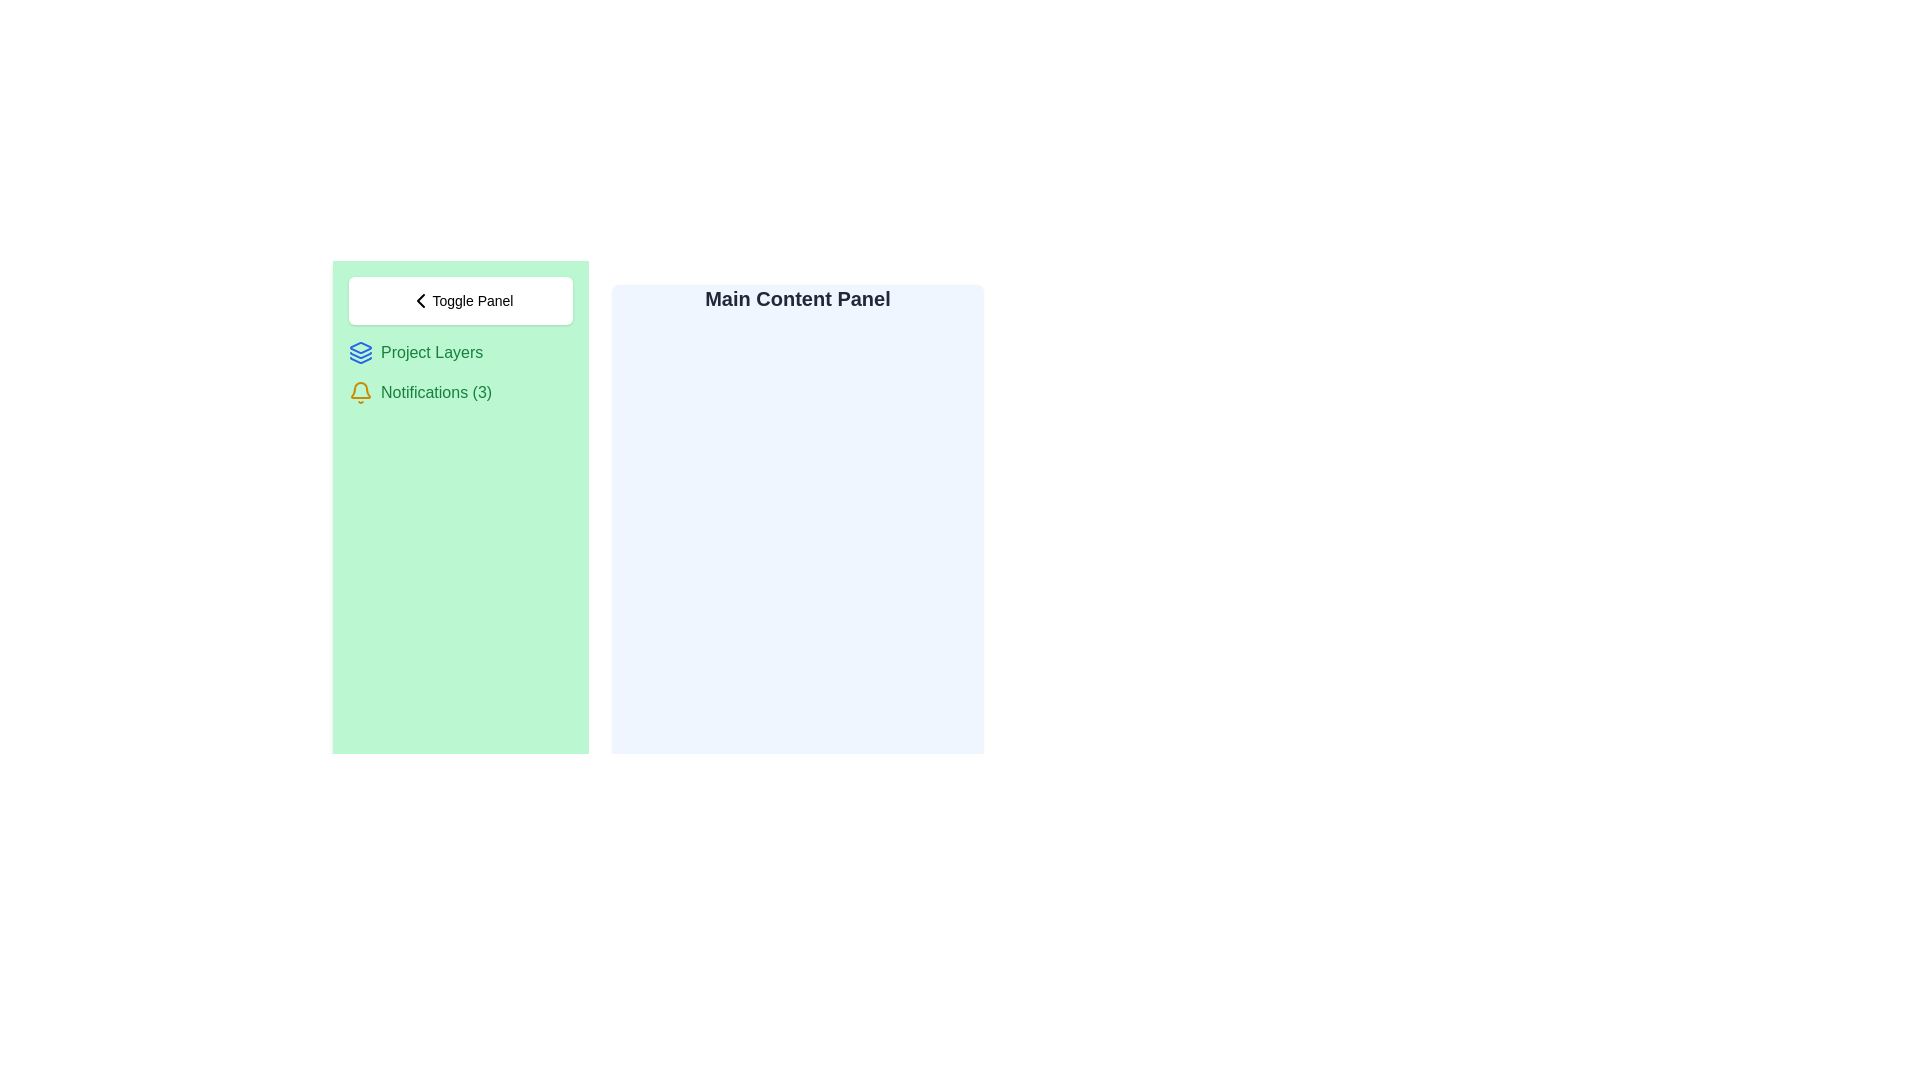  I want to click on the 'Toggle Panel' button located at the top of the green sidebar panel to trigger the highlighting effect, so click(459, 300).